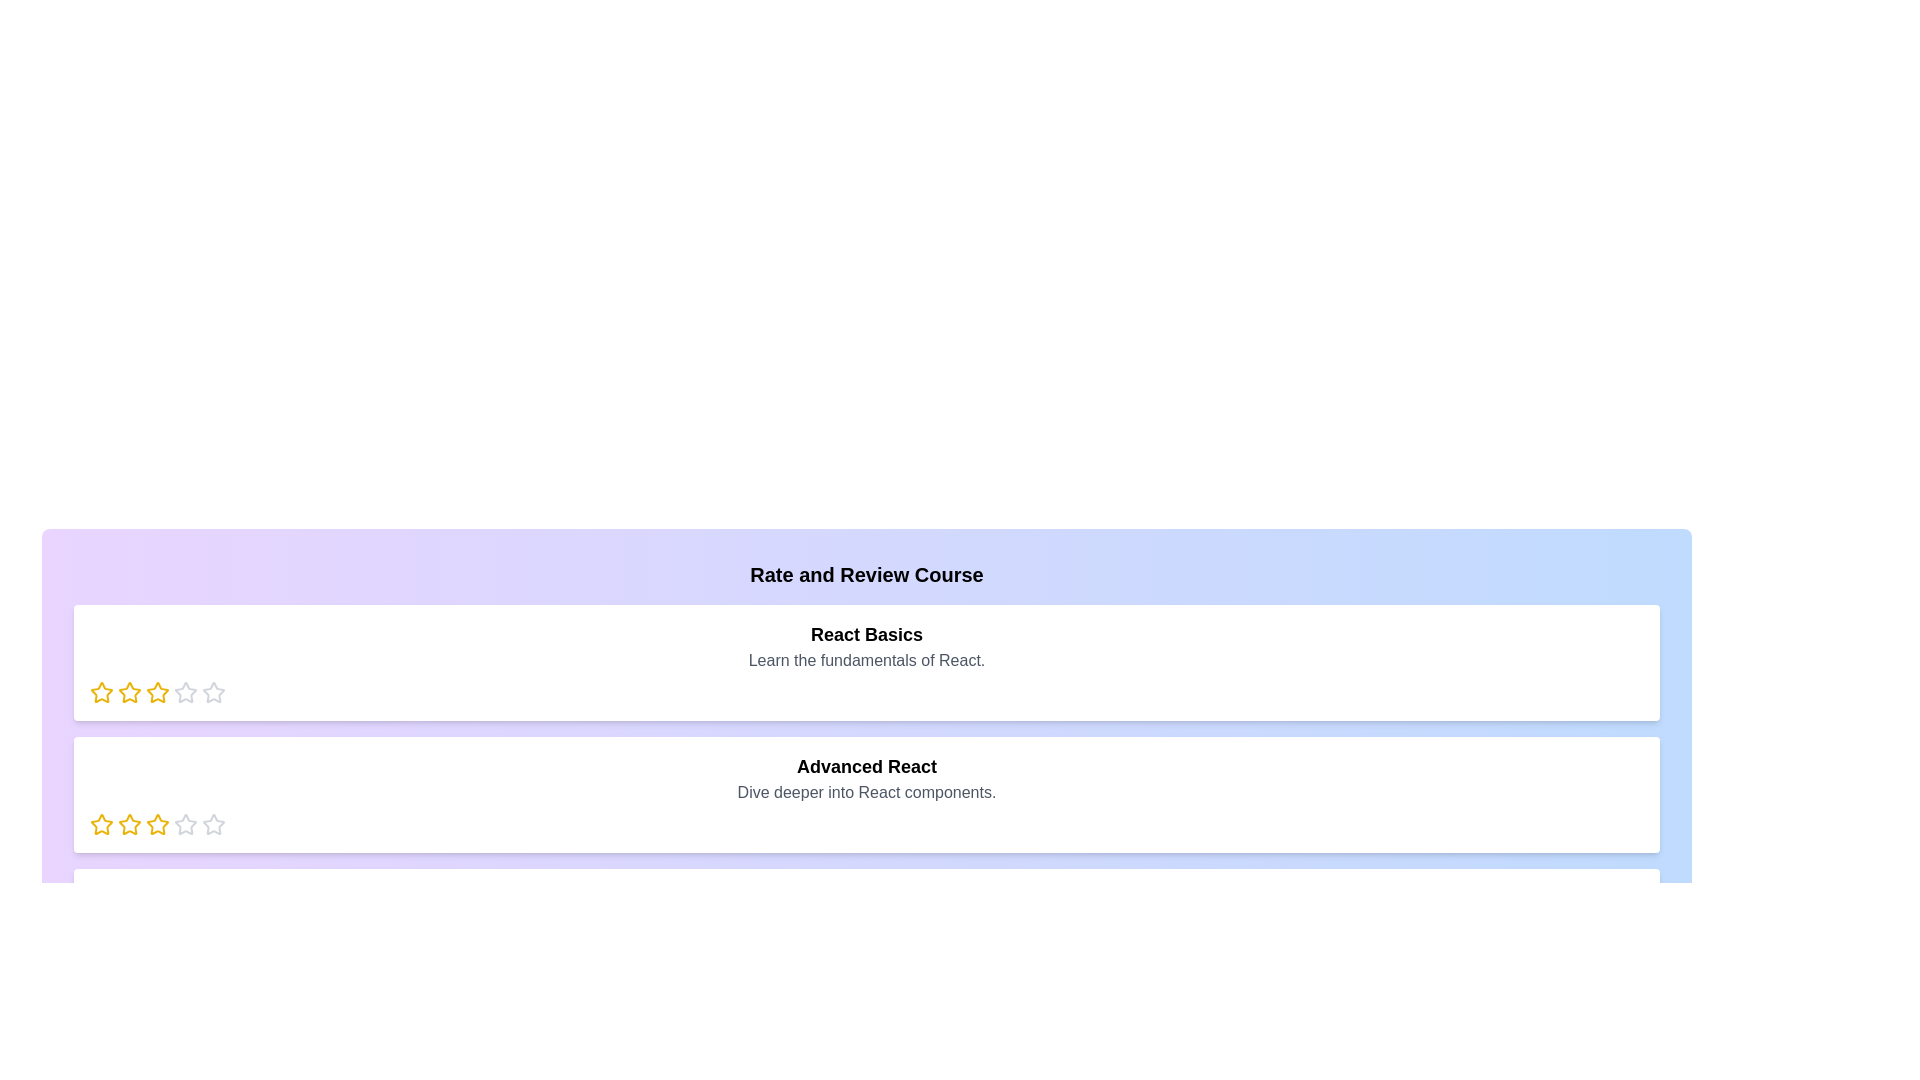  What do you see at coordinates (214, 825) in the screenshot?
I see `the fifth gray star icon used for rating purposes, located below the 'Advanced React' section` at bounding box center [214, 825].